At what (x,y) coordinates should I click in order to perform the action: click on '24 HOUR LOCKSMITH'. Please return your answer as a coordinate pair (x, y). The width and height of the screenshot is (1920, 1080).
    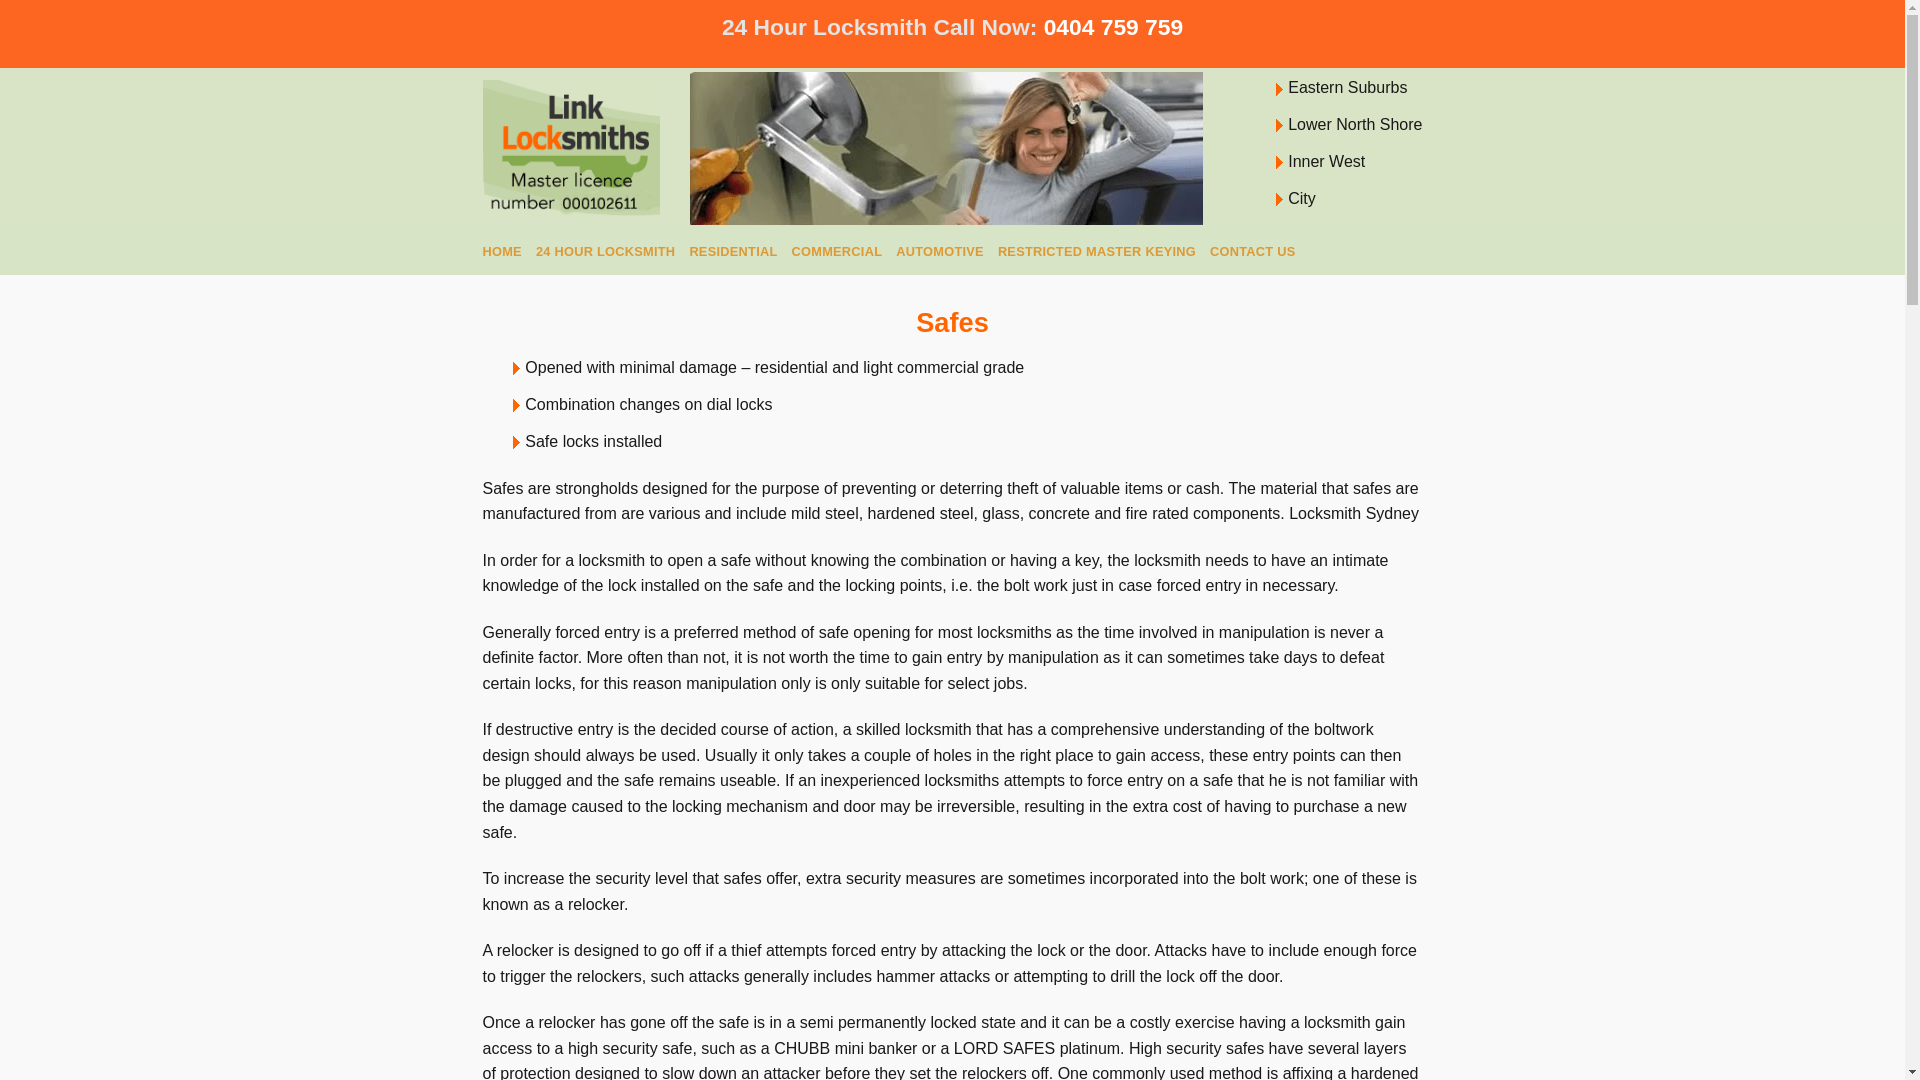
    Looking at the image, I should click on (536, 250).